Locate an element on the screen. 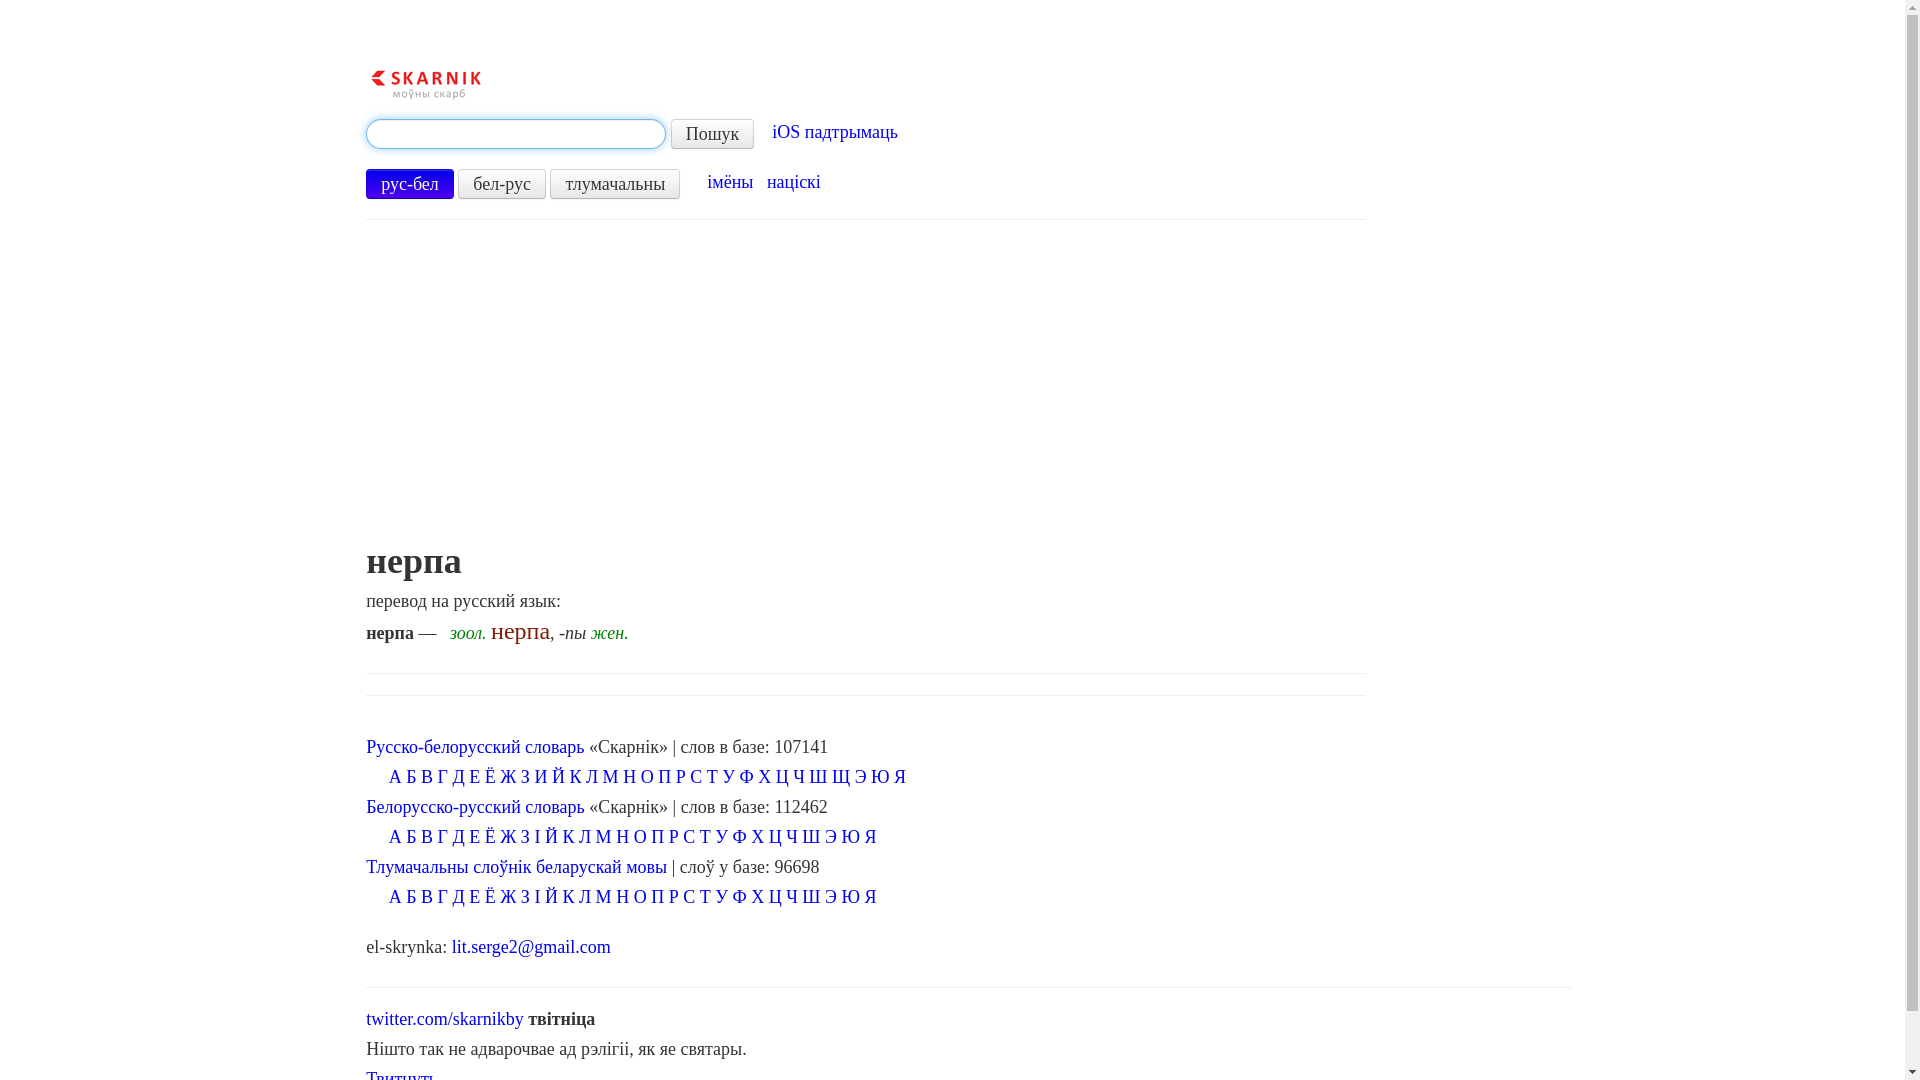 This screenshot has width=1920, height=1080. 'twitter.com/skarnikby' is located at coordinates (443, 1018).